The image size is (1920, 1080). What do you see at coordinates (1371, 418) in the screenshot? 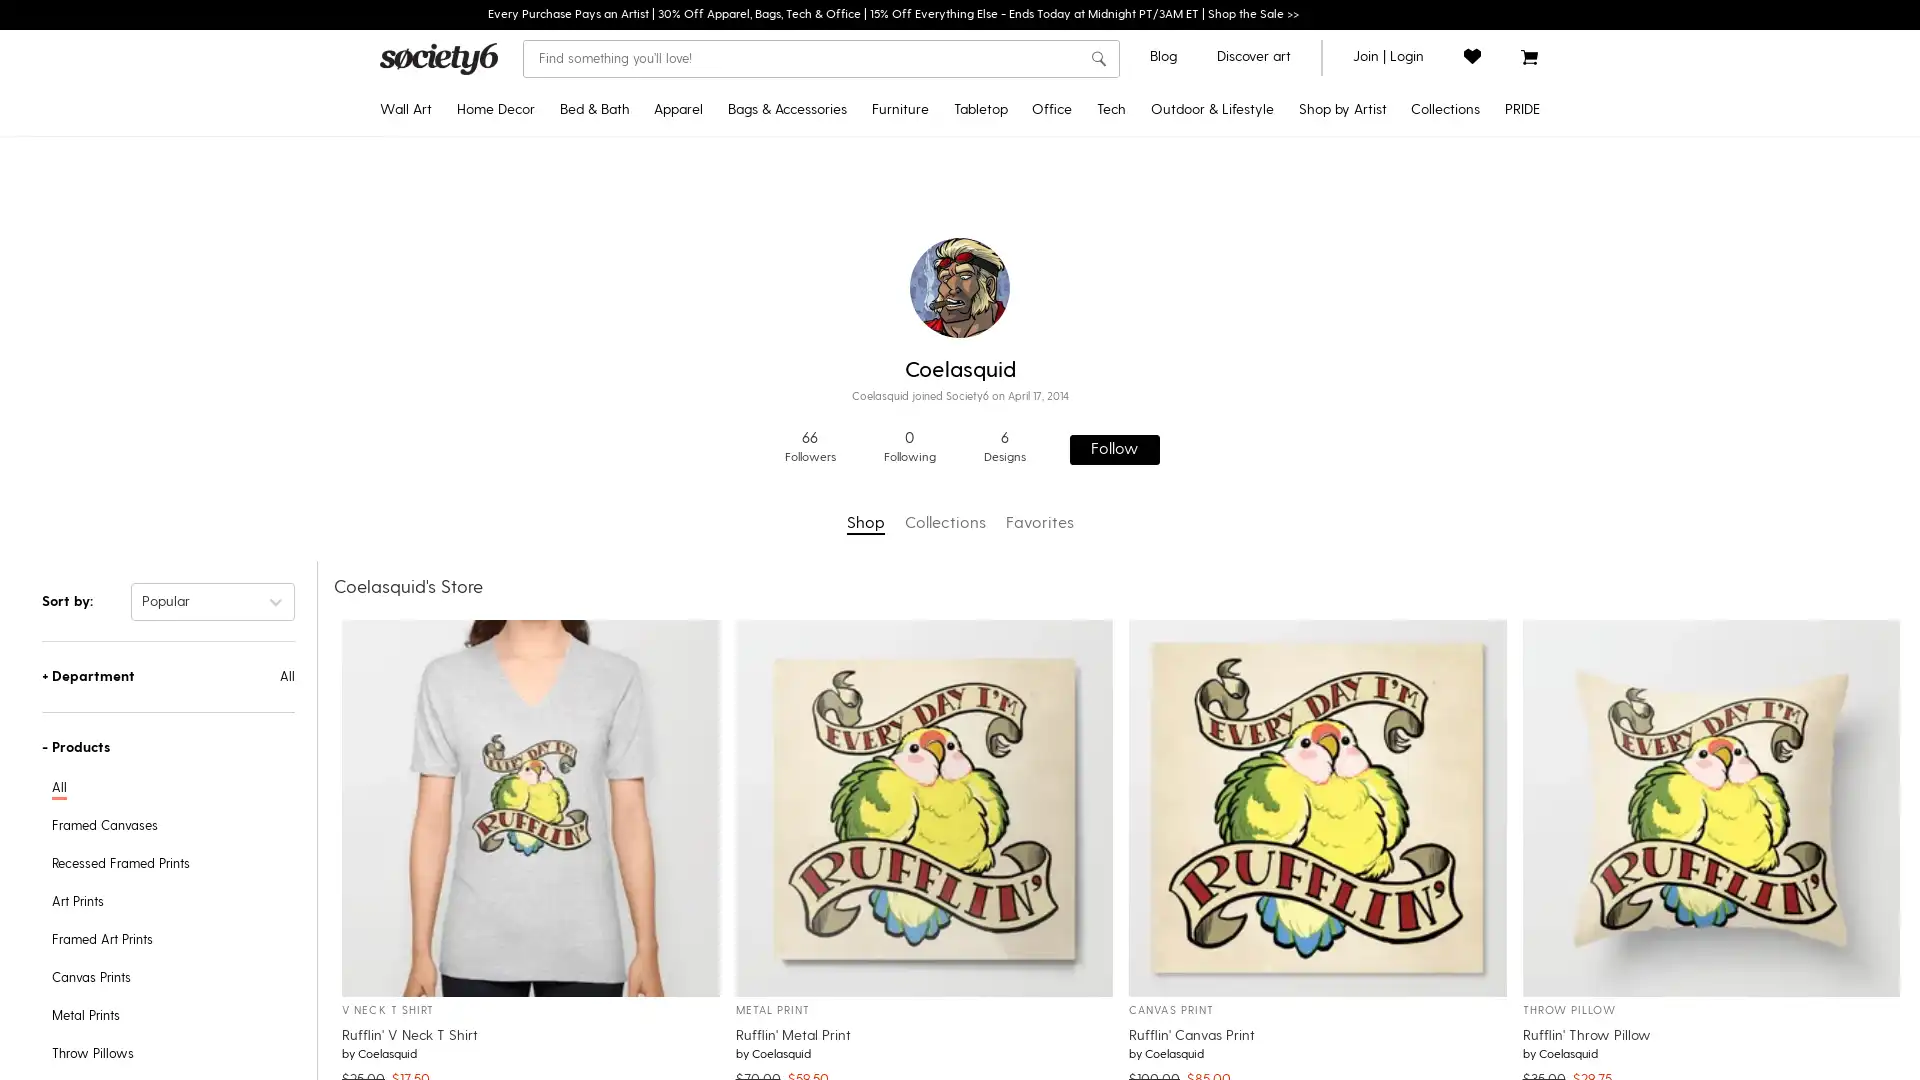
I see `Portraiture` at bounding box center [1371, 418].